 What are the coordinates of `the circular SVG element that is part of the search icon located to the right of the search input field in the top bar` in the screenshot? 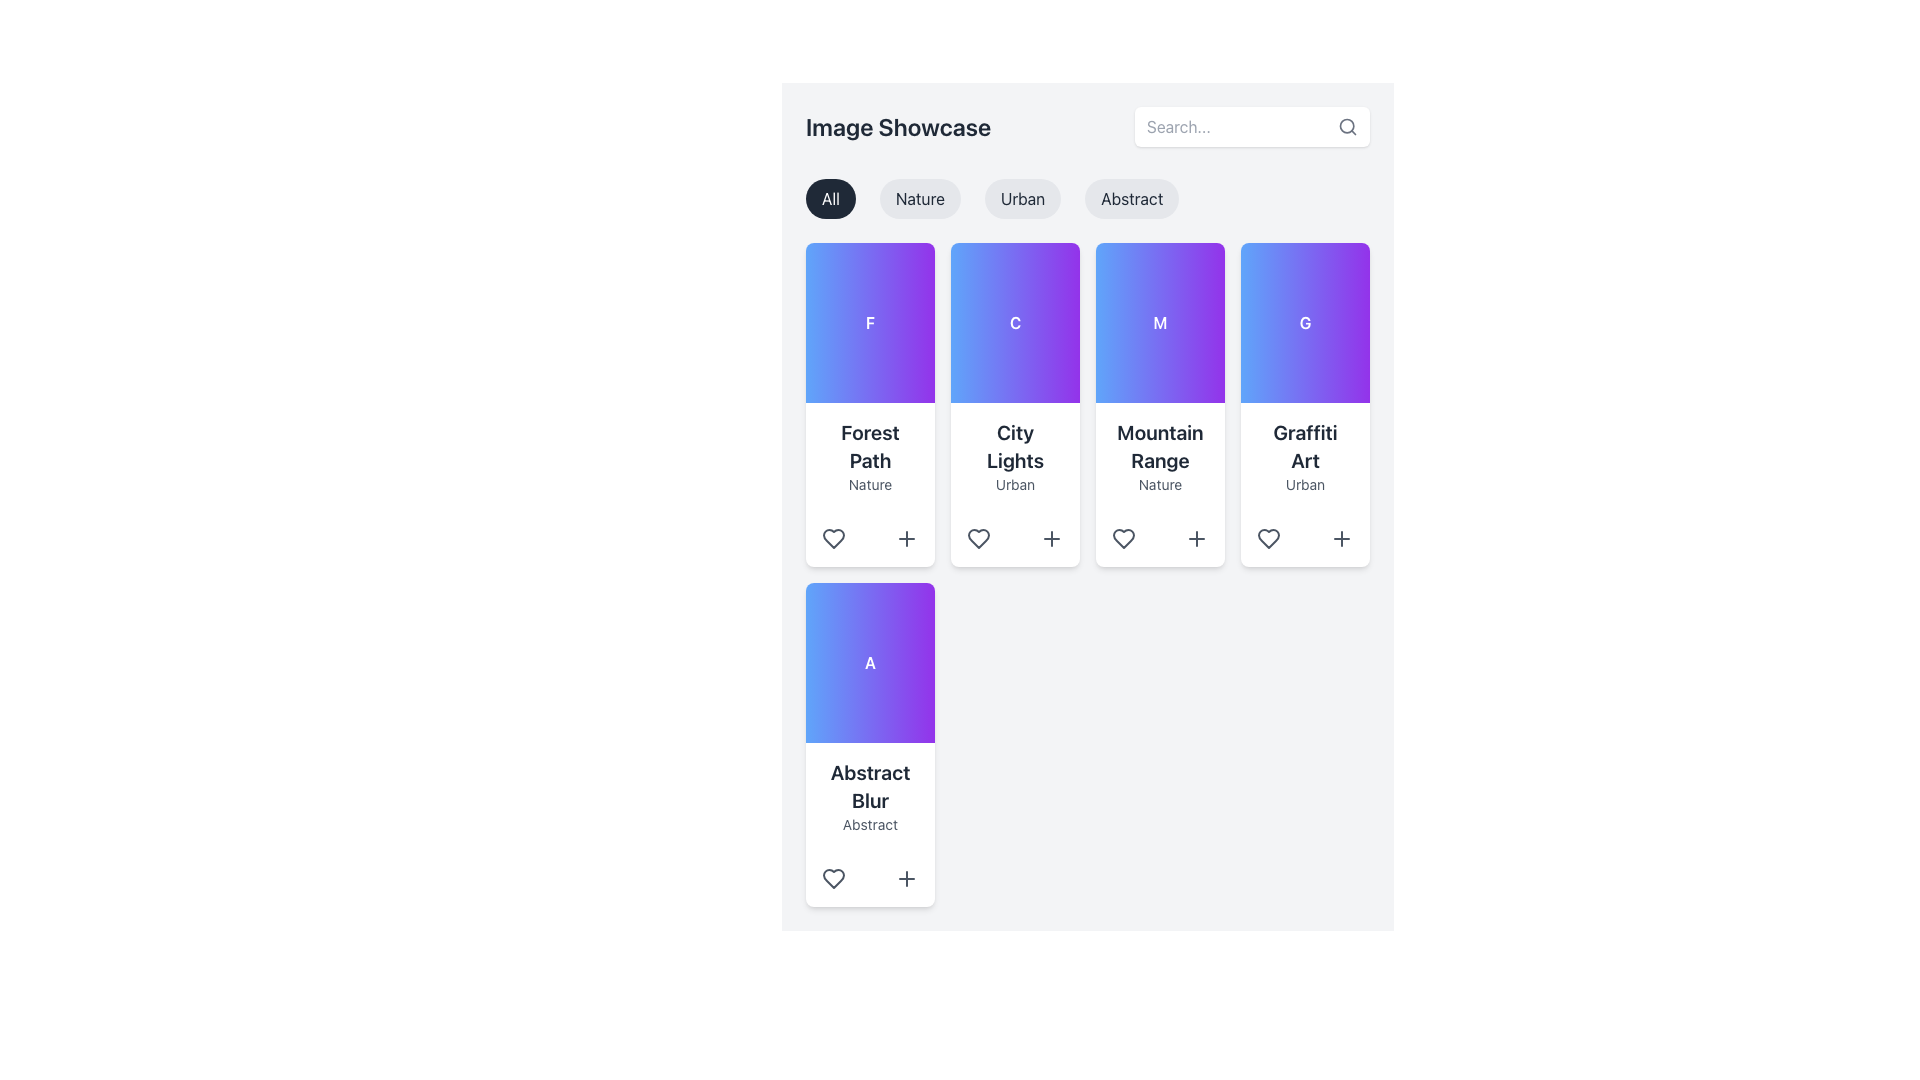 It's located at (1347, 126).